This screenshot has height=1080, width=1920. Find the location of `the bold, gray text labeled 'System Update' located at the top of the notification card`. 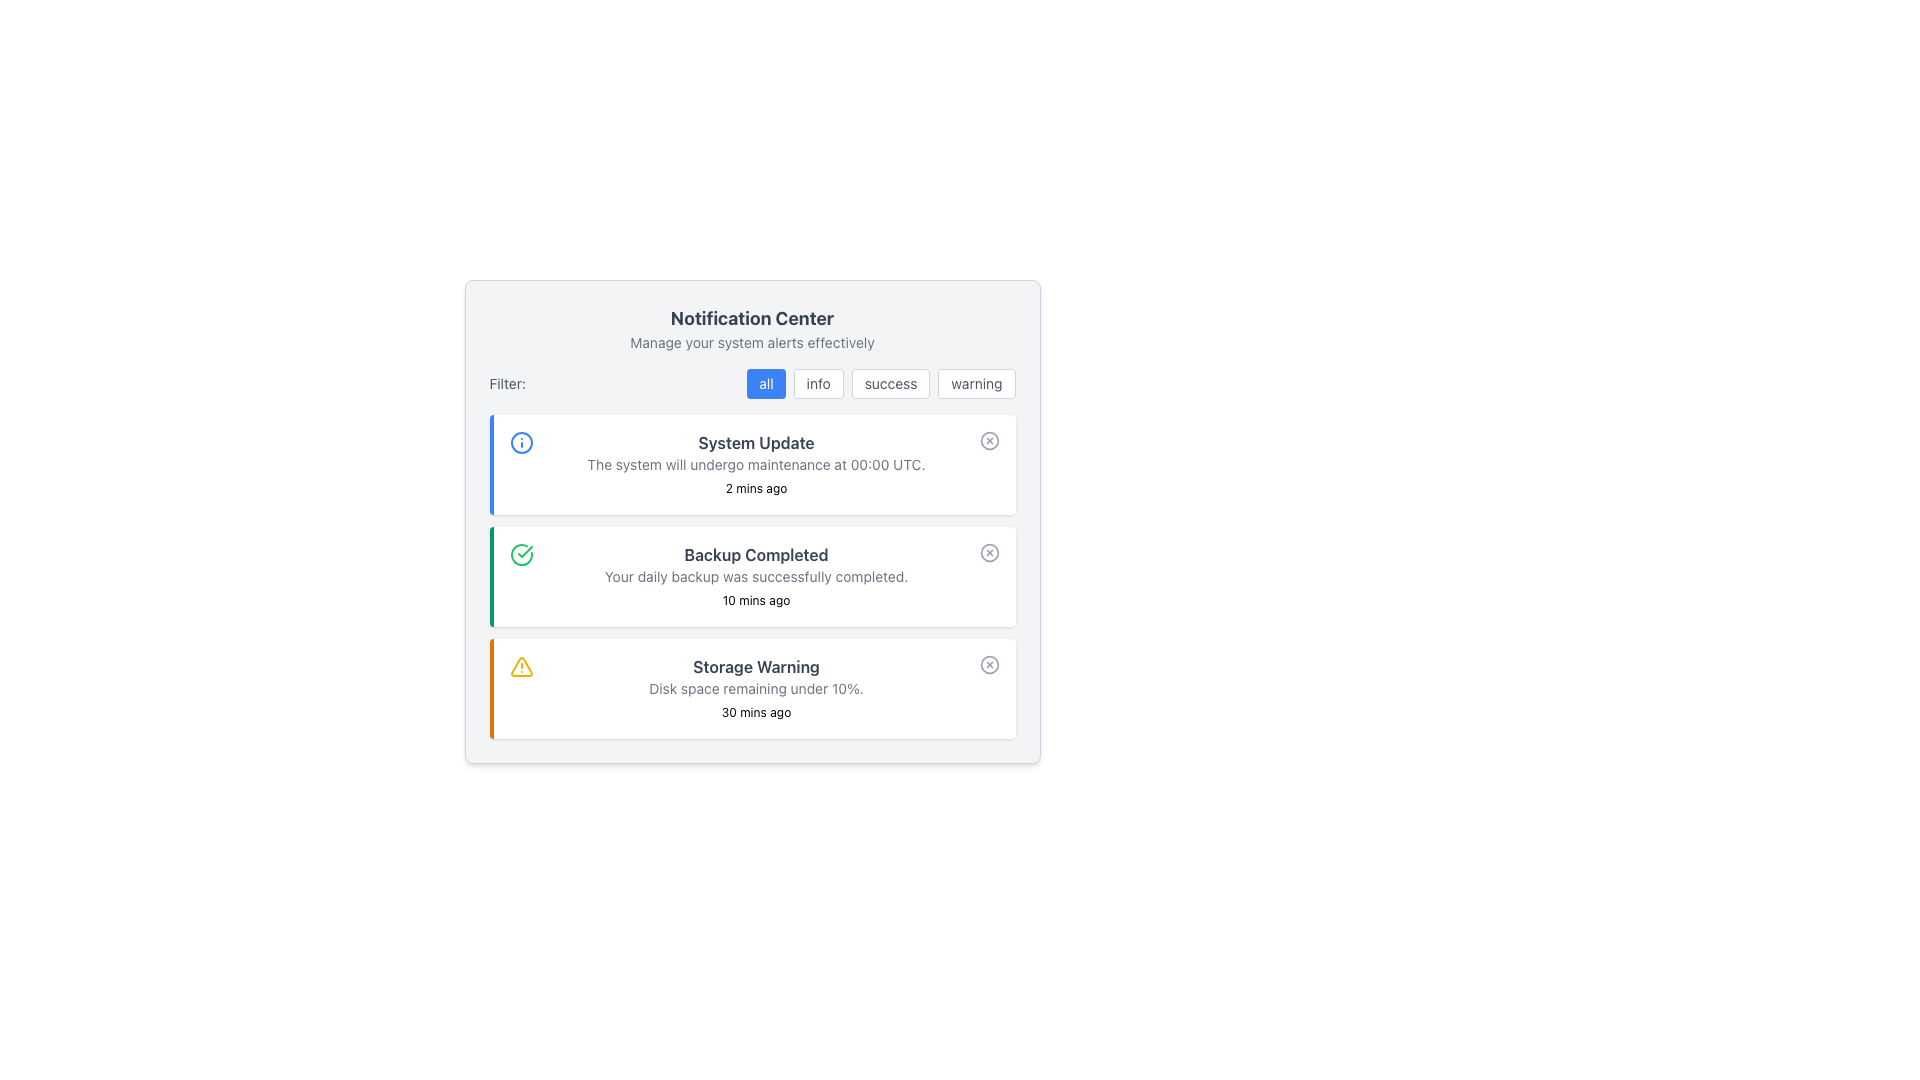

the bold, gray text labeled 'System Update' located at the top of the notification card is located at coordinates (755, 442).